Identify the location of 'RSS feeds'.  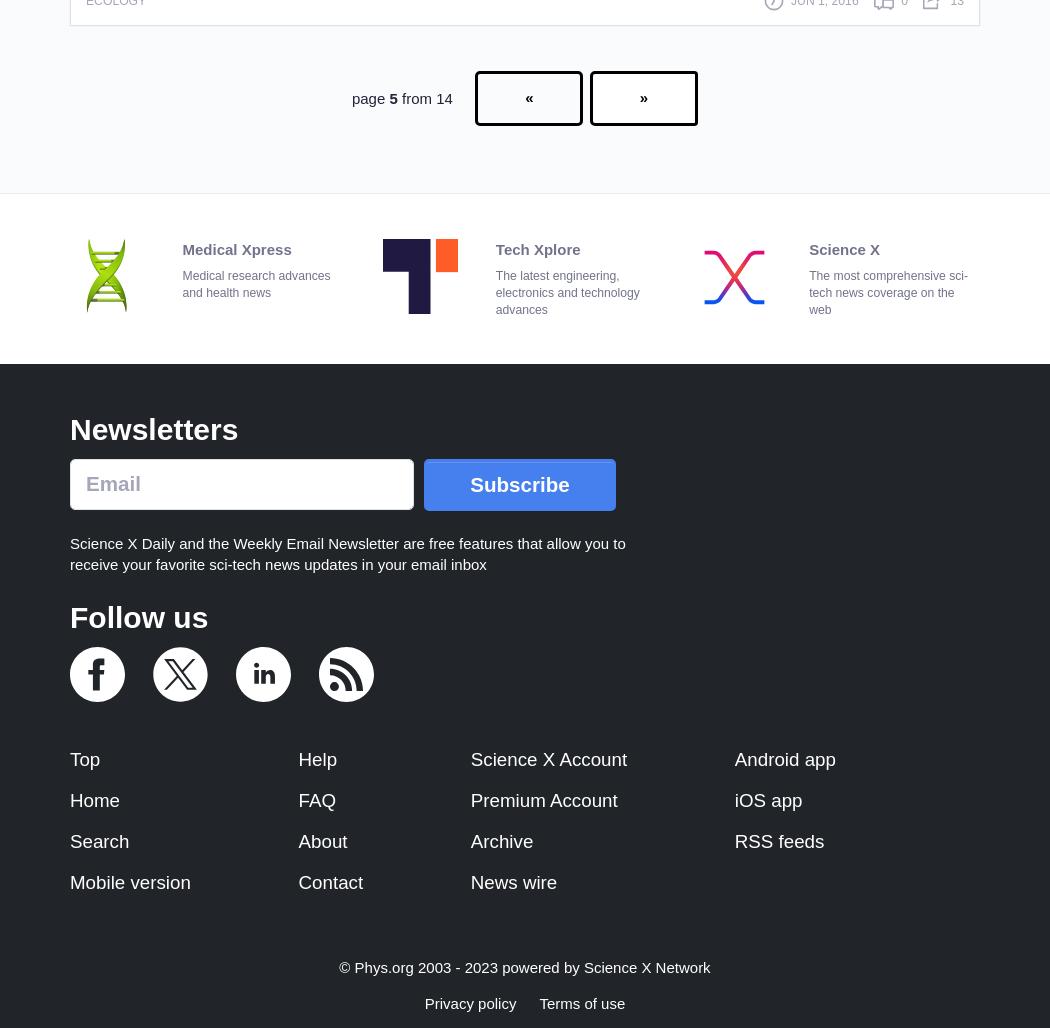
(778, 840).